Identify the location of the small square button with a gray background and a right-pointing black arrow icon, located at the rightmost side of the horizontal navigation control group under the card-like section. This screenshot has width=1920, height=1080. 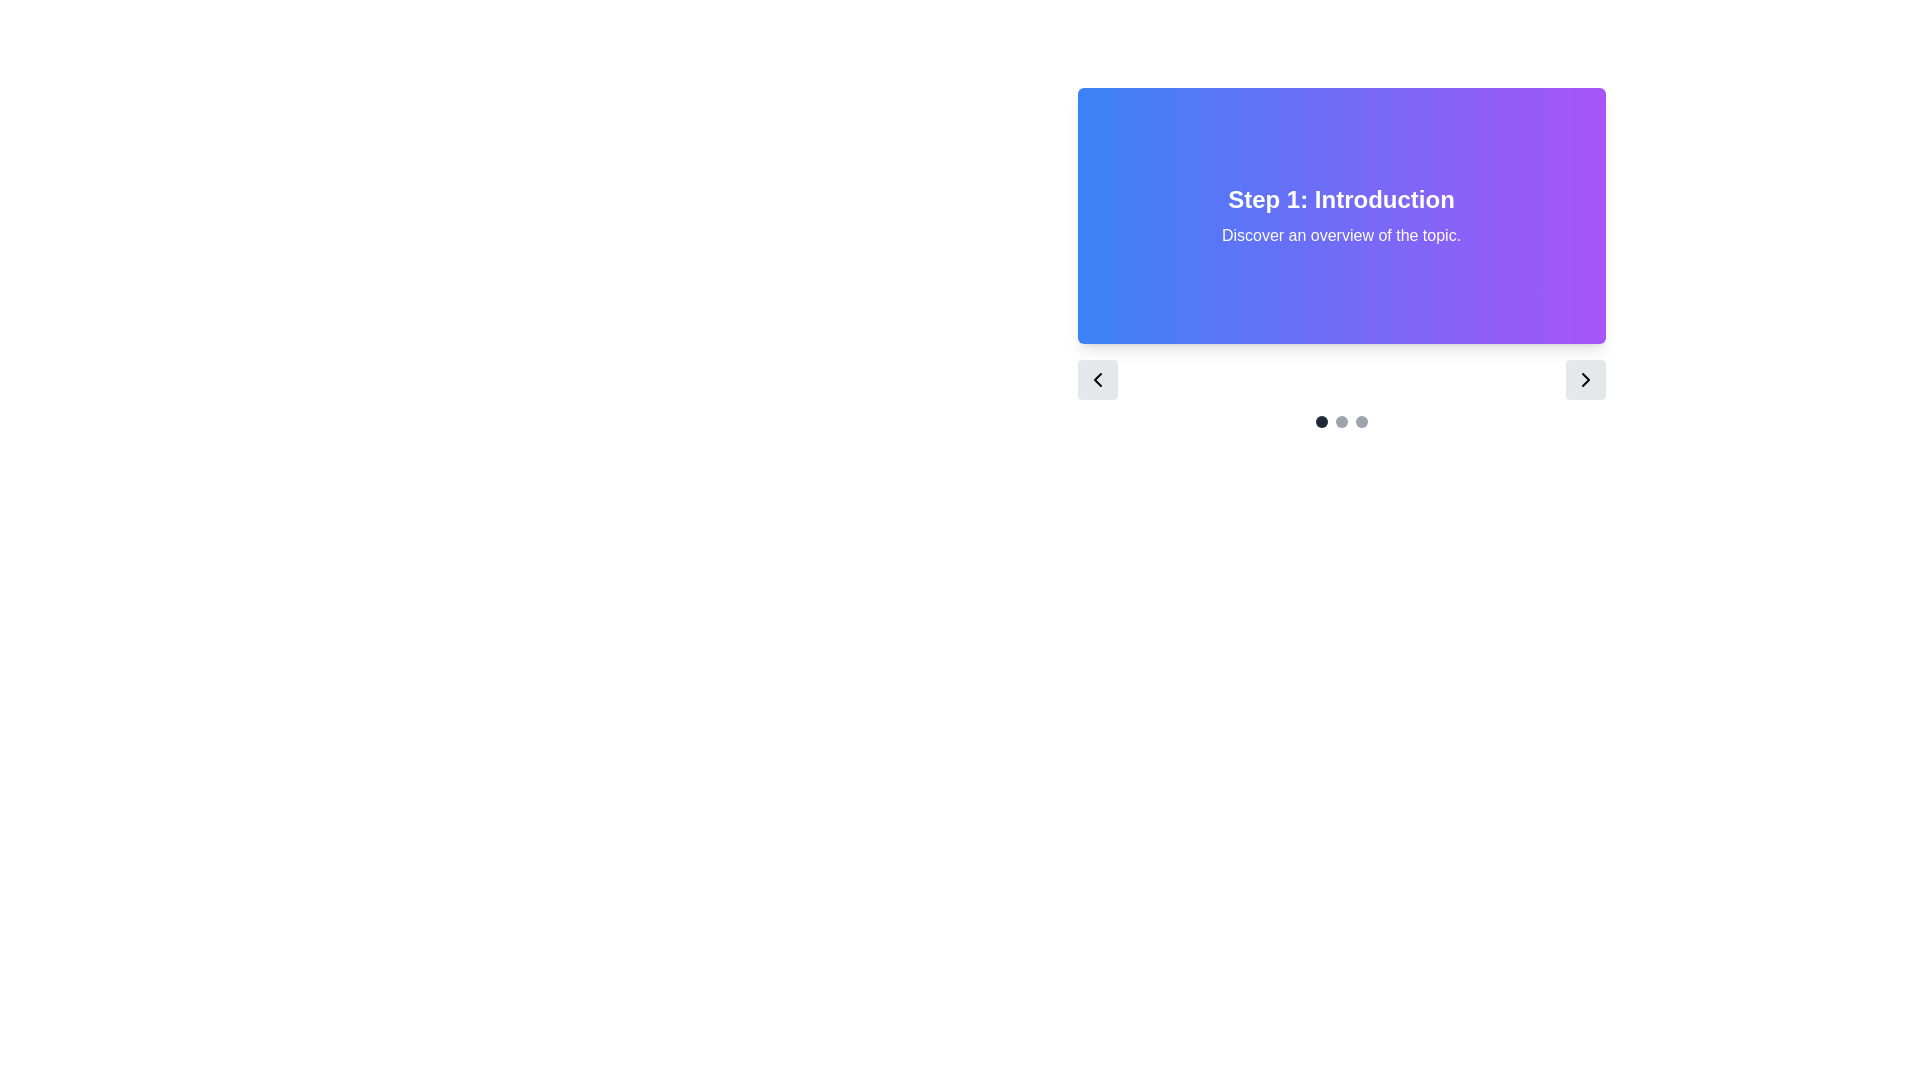
(1584, 380).